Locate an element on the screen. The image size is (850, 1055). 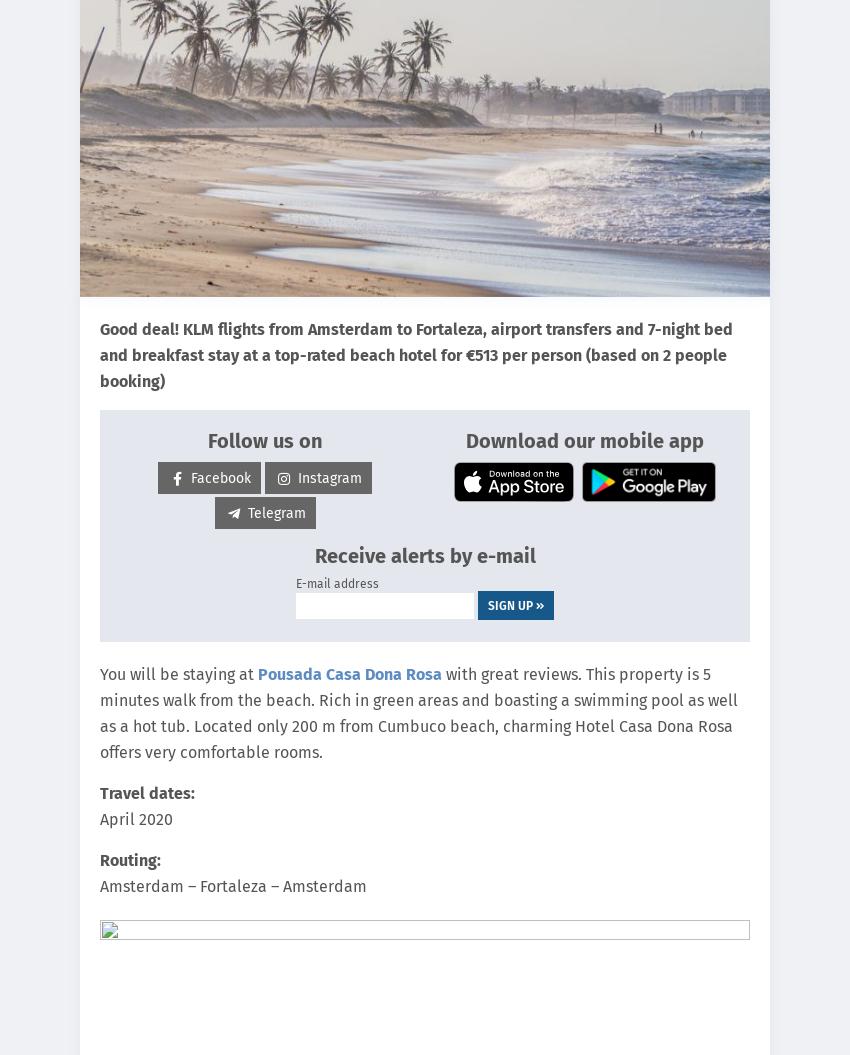
'Routing:' is located at coordinates (130, 860).